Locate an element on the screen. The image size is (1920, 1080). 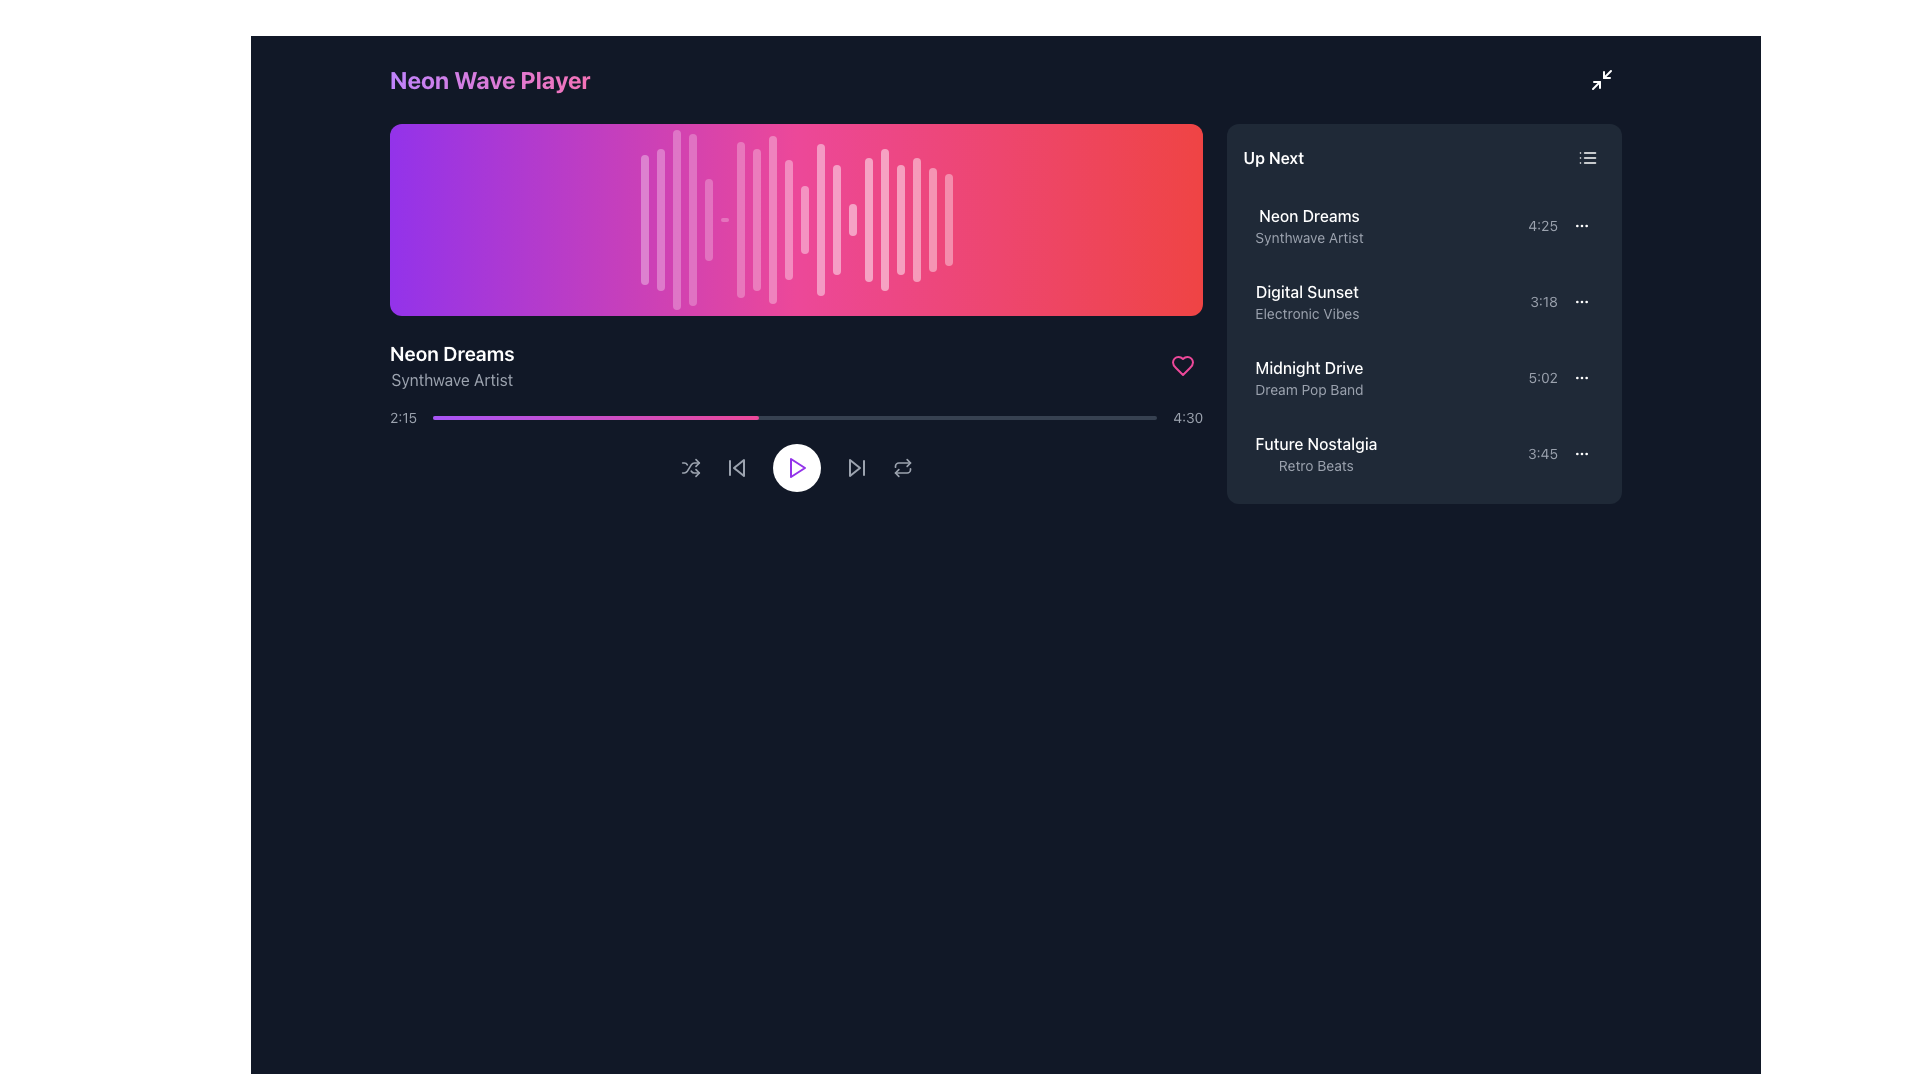
the options menu button, which is a compact icon with three horizontal dots, located in the upper-right corner of the 'Up Next' section, next to the time label '5:02' for the track 'Midnight Drive' is located at coordinates (1580, 378).